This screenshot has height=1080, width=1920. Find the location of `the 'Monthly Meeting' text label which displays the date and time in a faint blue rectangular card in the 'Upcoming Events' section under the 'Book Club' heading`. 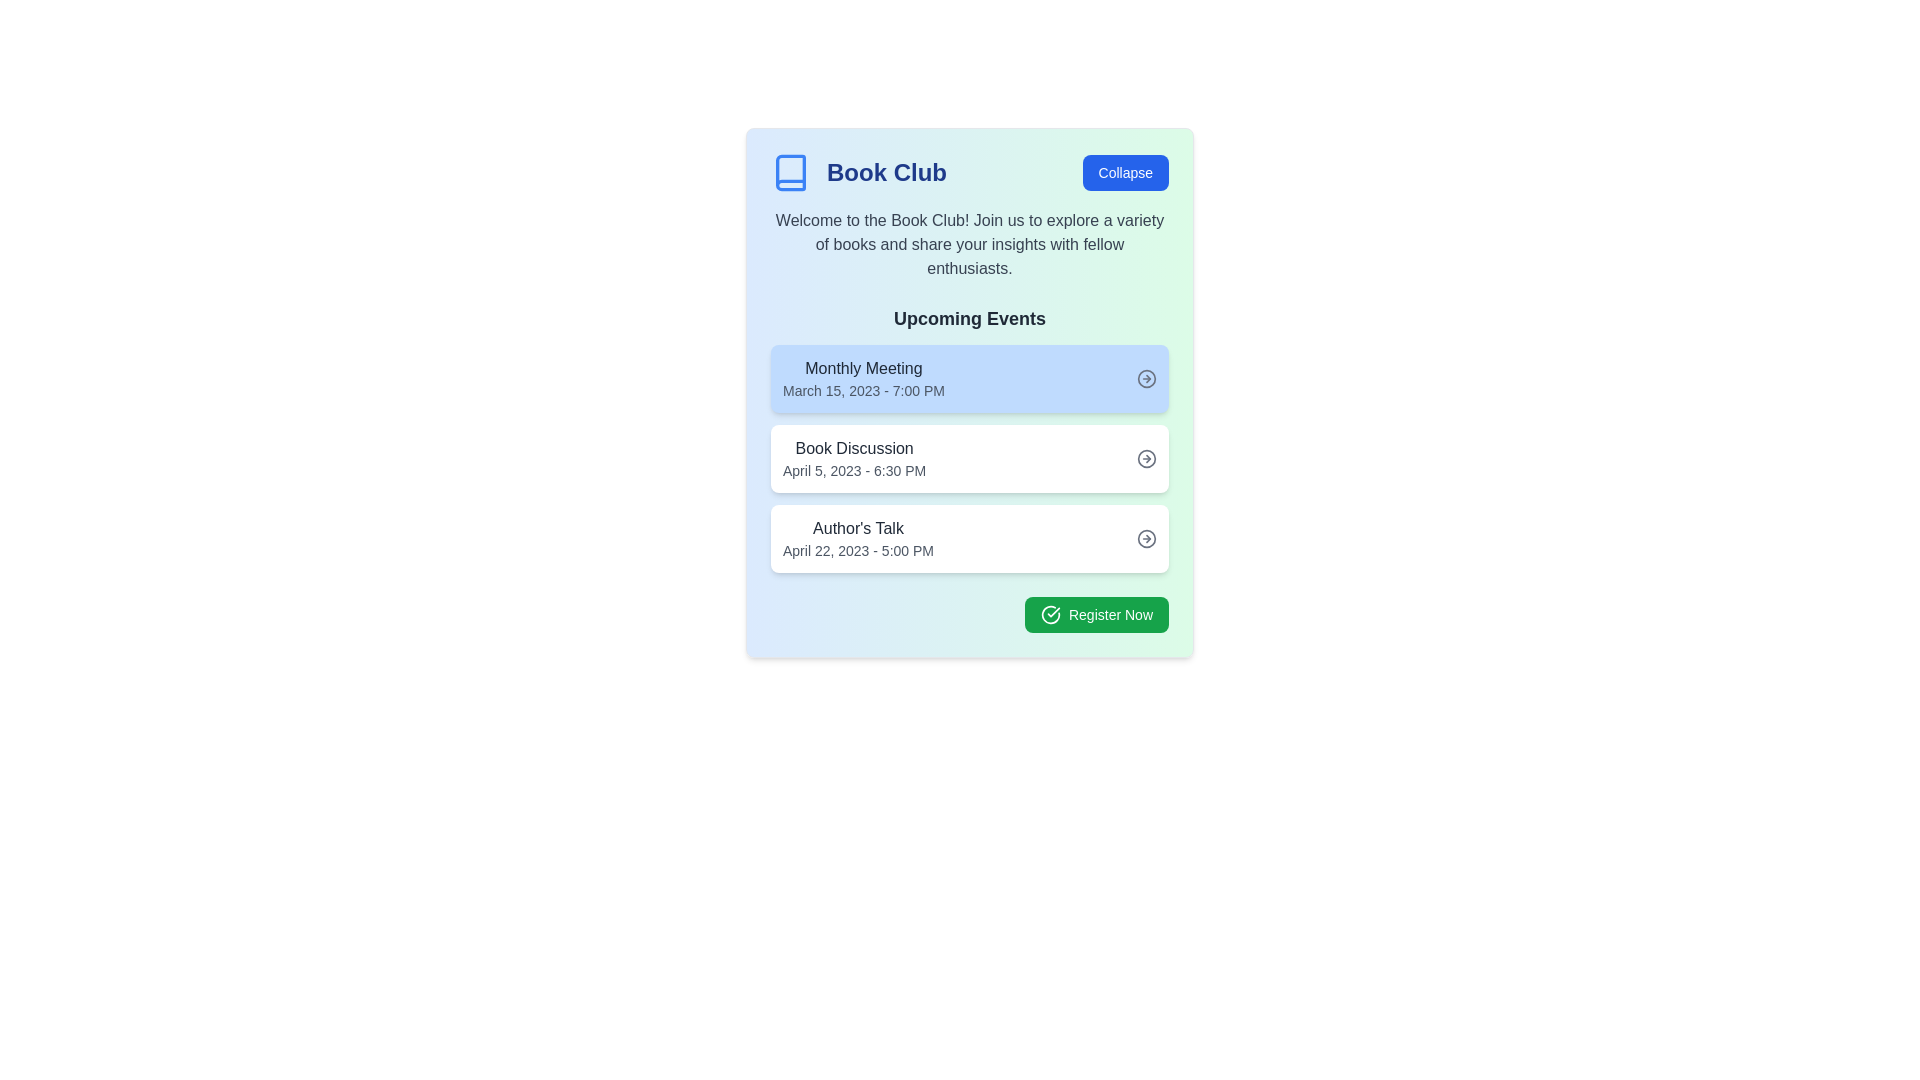

the 'Monthly Meeting' text label which displays the date and time in a faint blue rectangular card in the 'Upcoming Events' section under the 'Book Club' heading is located at coordinates (864, 378).